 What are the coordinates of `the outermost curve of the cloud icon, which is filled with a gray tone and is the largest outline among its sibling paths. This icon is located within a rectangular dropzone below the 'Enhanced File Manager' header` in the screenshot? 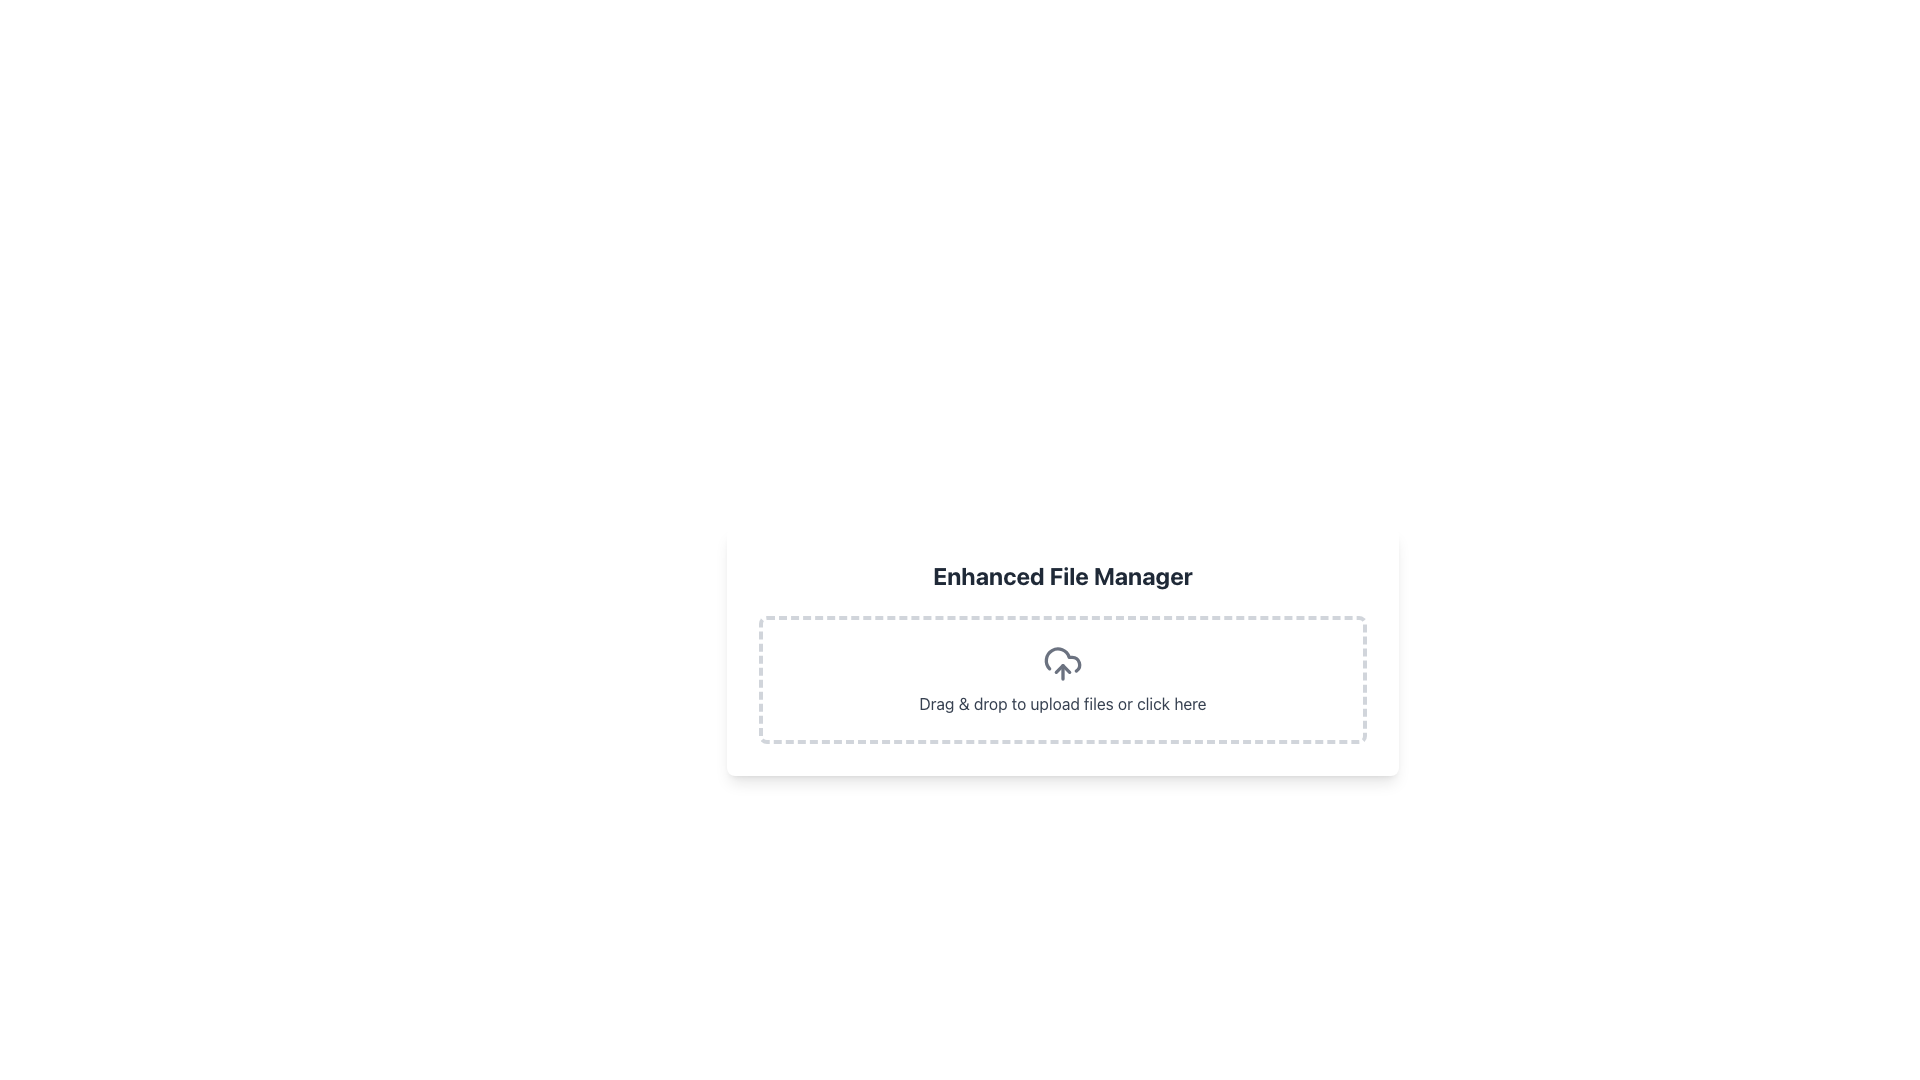 It's located at (1061, 659).